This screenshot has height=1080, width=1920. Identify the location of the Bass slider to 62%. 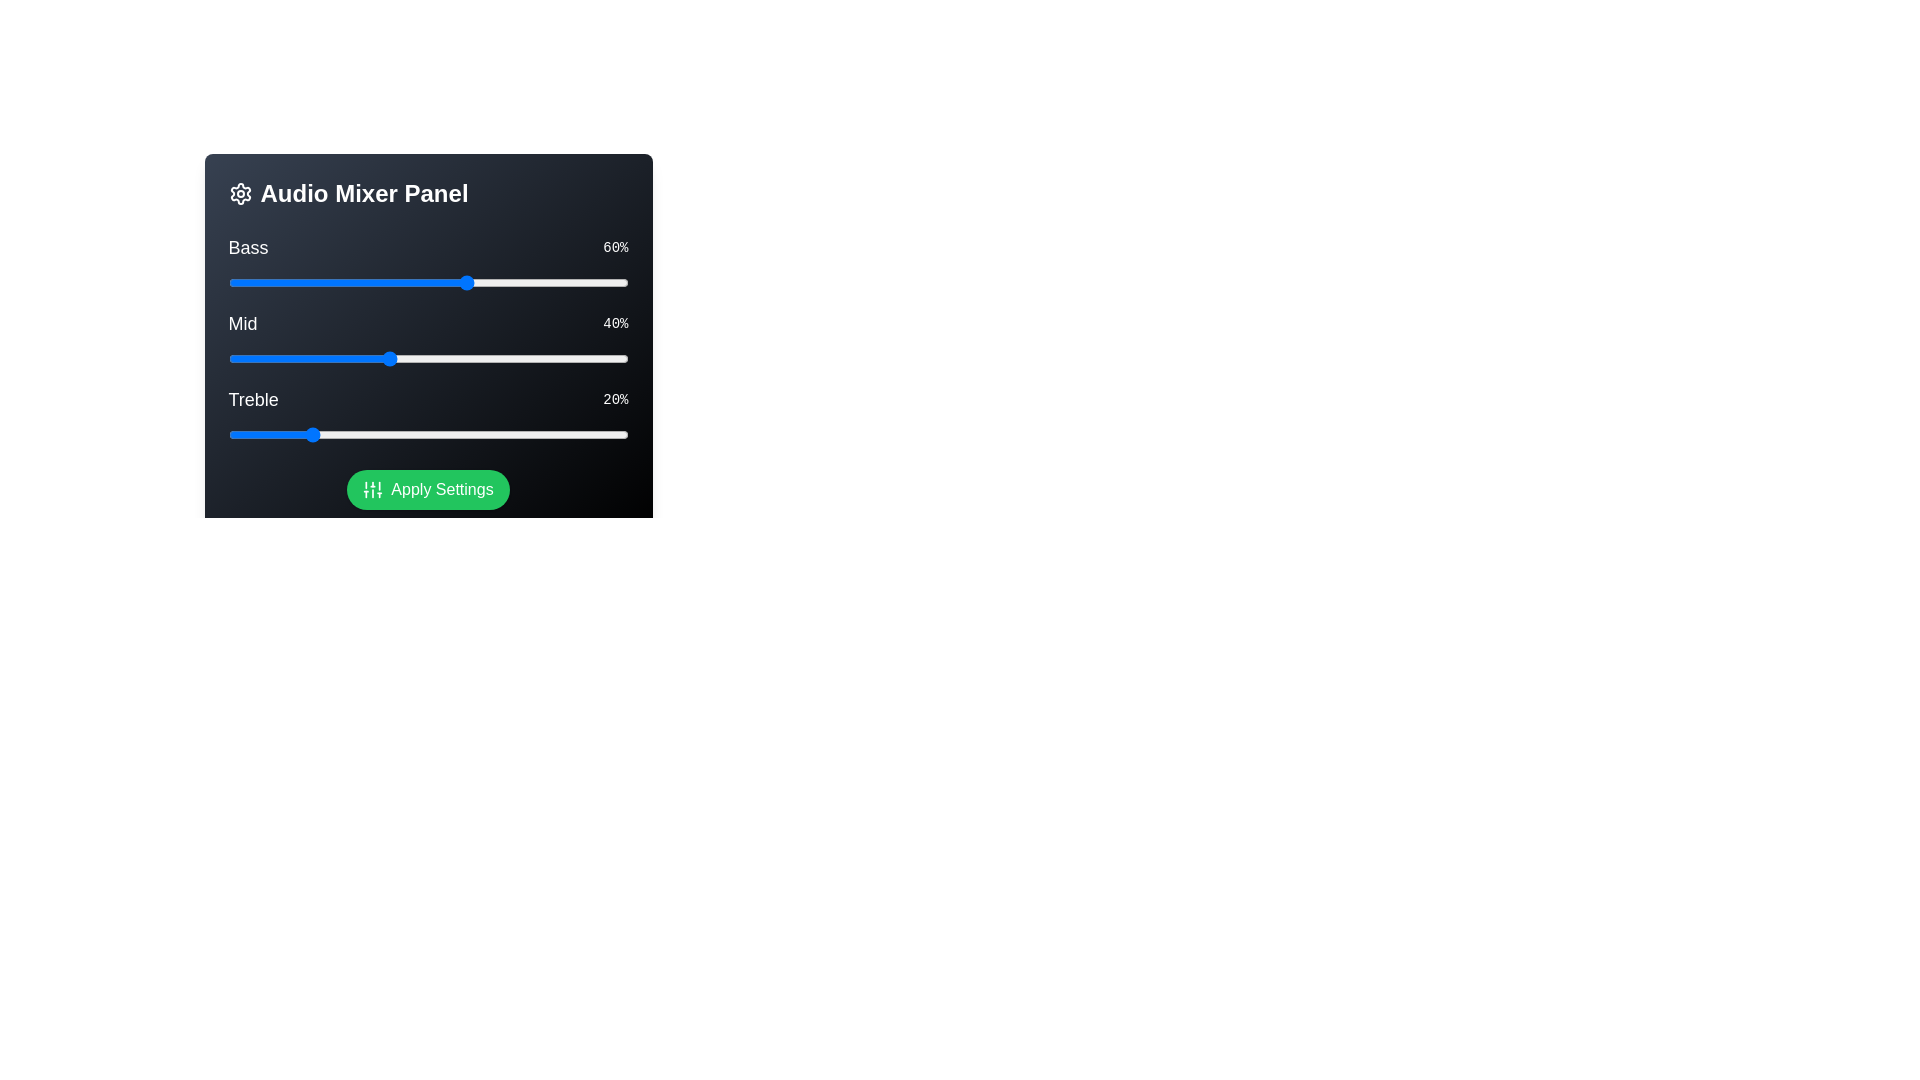
(475, 282).